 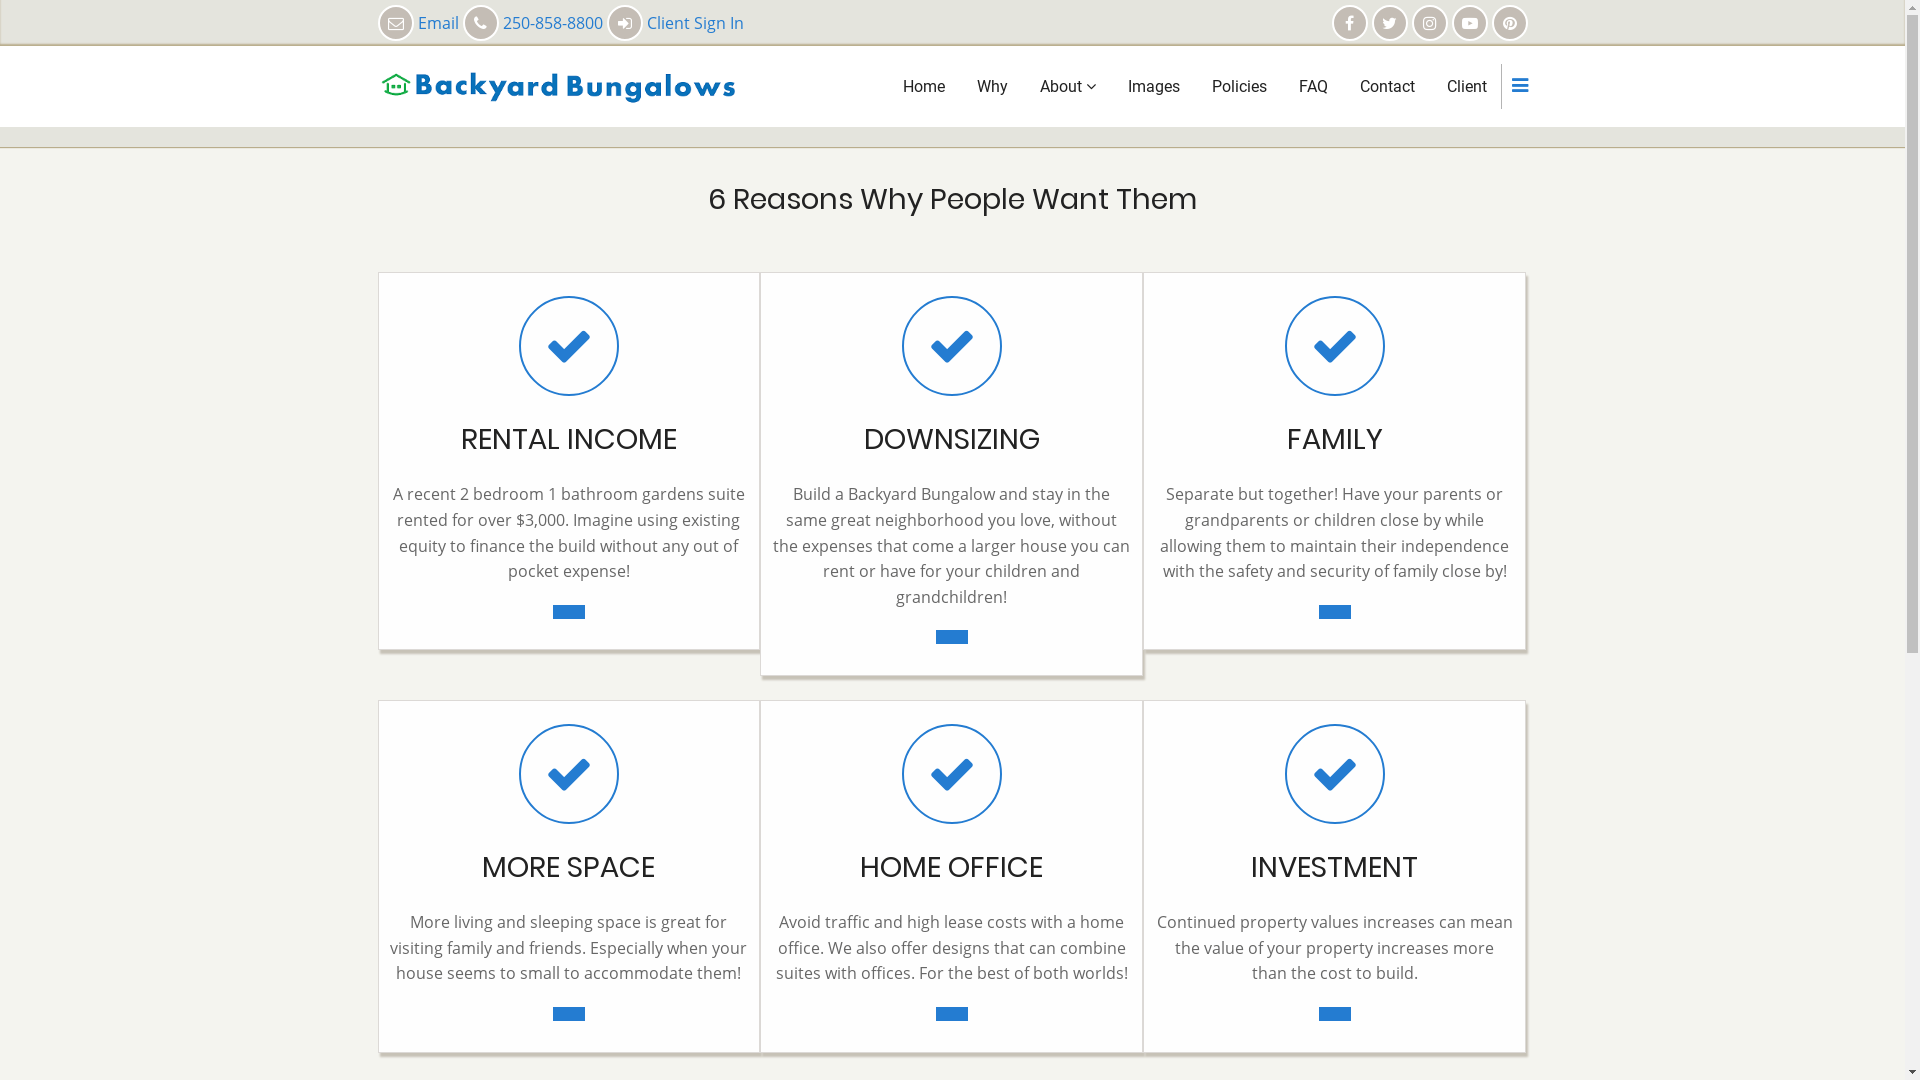 I want to click on 'Client', so click(x=1430, y=86).